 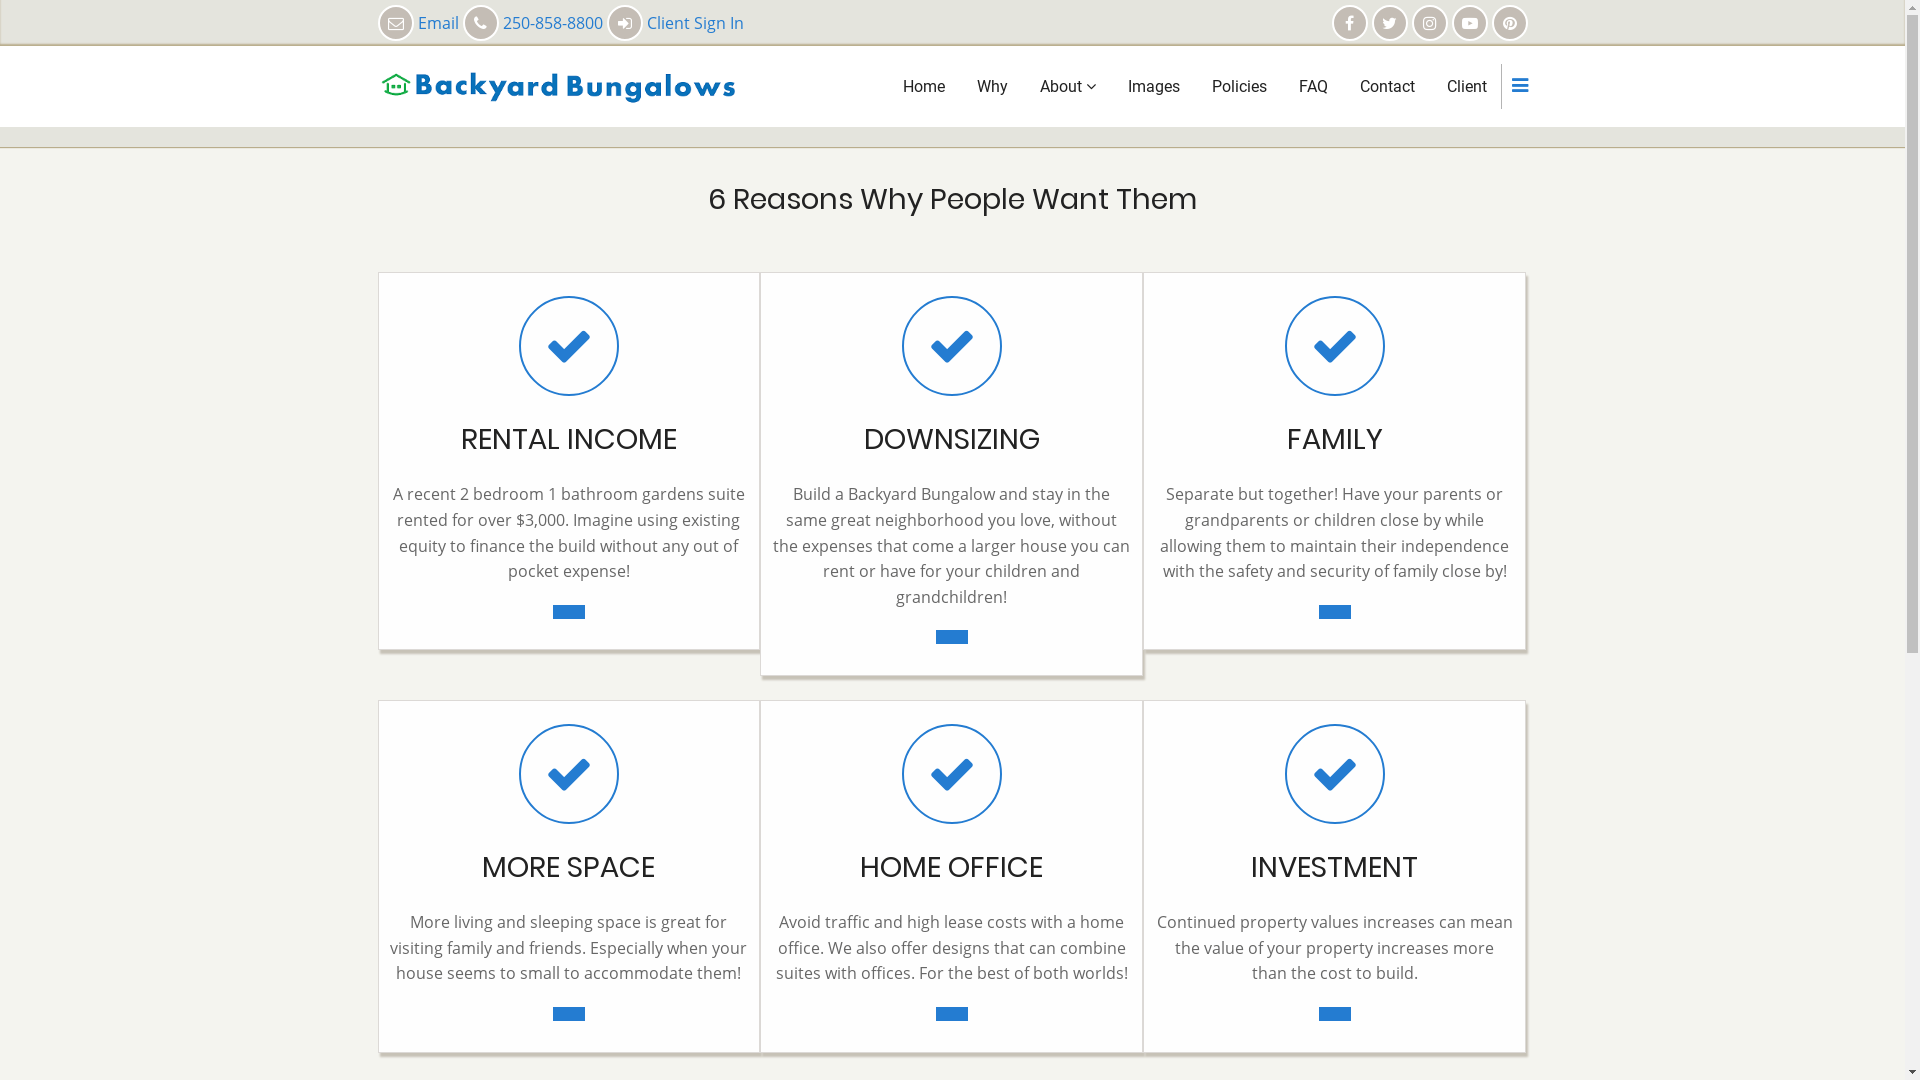 I want to click on 'Client', so click(x=1430, y=86).